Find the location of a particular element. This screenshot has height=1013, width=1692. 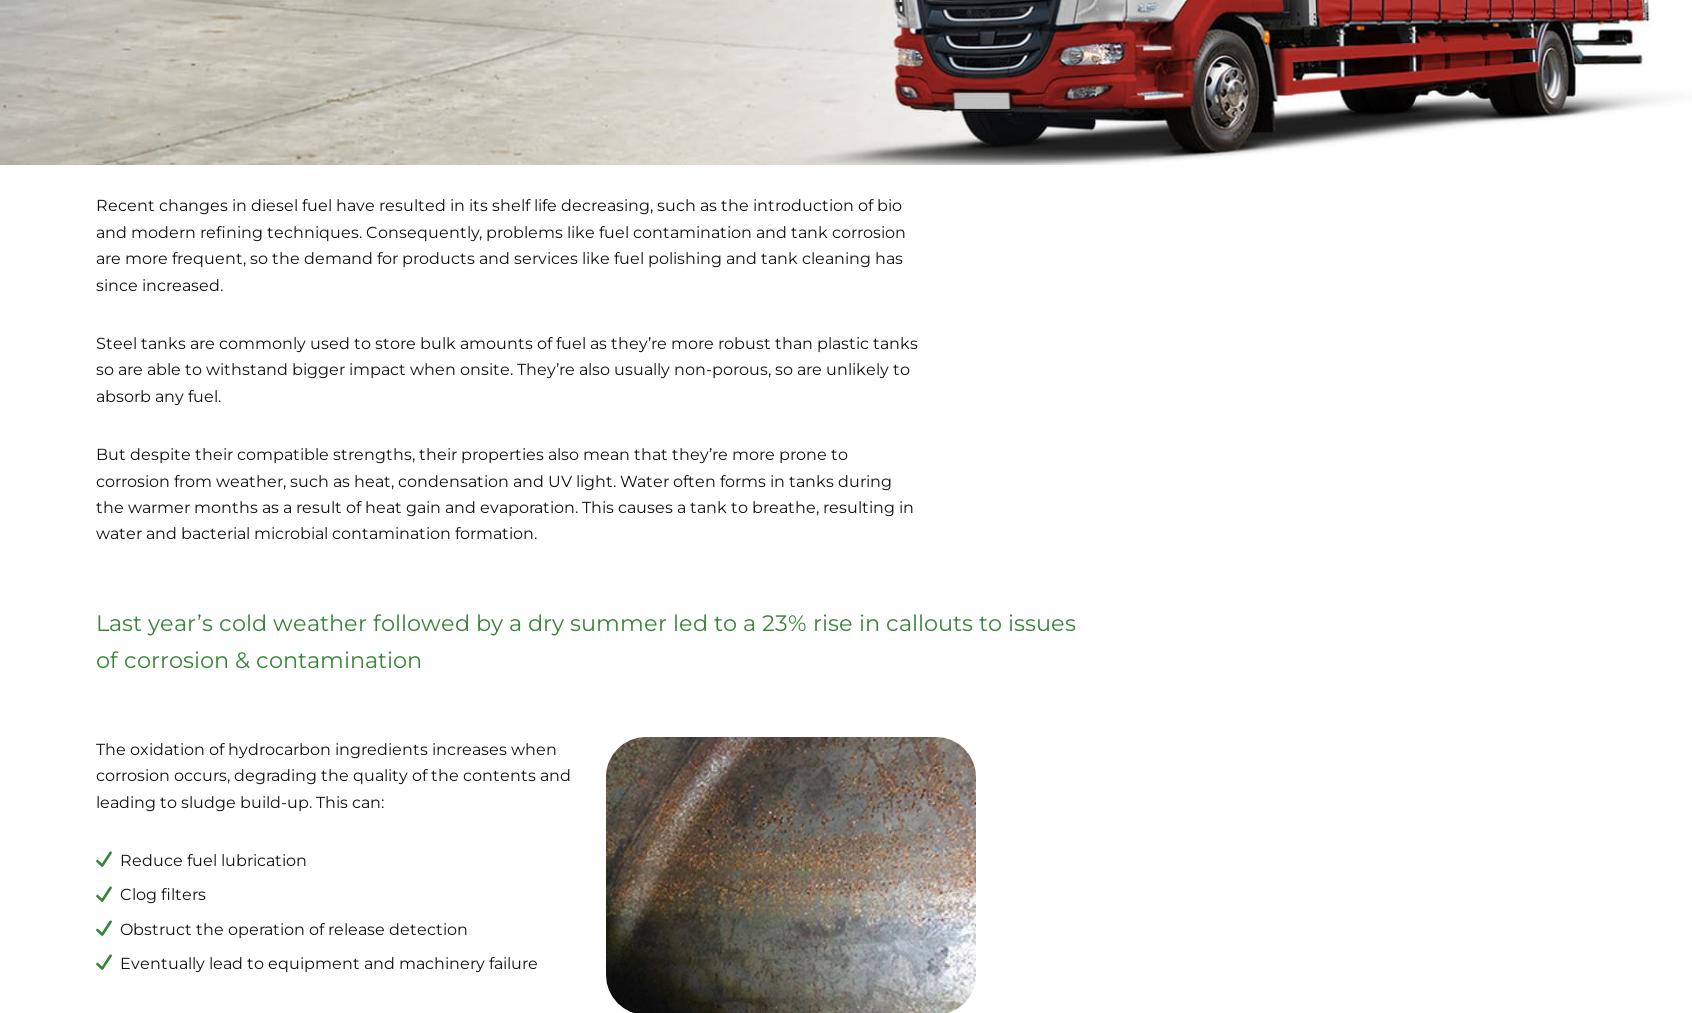

'Heap Bridge' is located at coordinates (1284, 779).